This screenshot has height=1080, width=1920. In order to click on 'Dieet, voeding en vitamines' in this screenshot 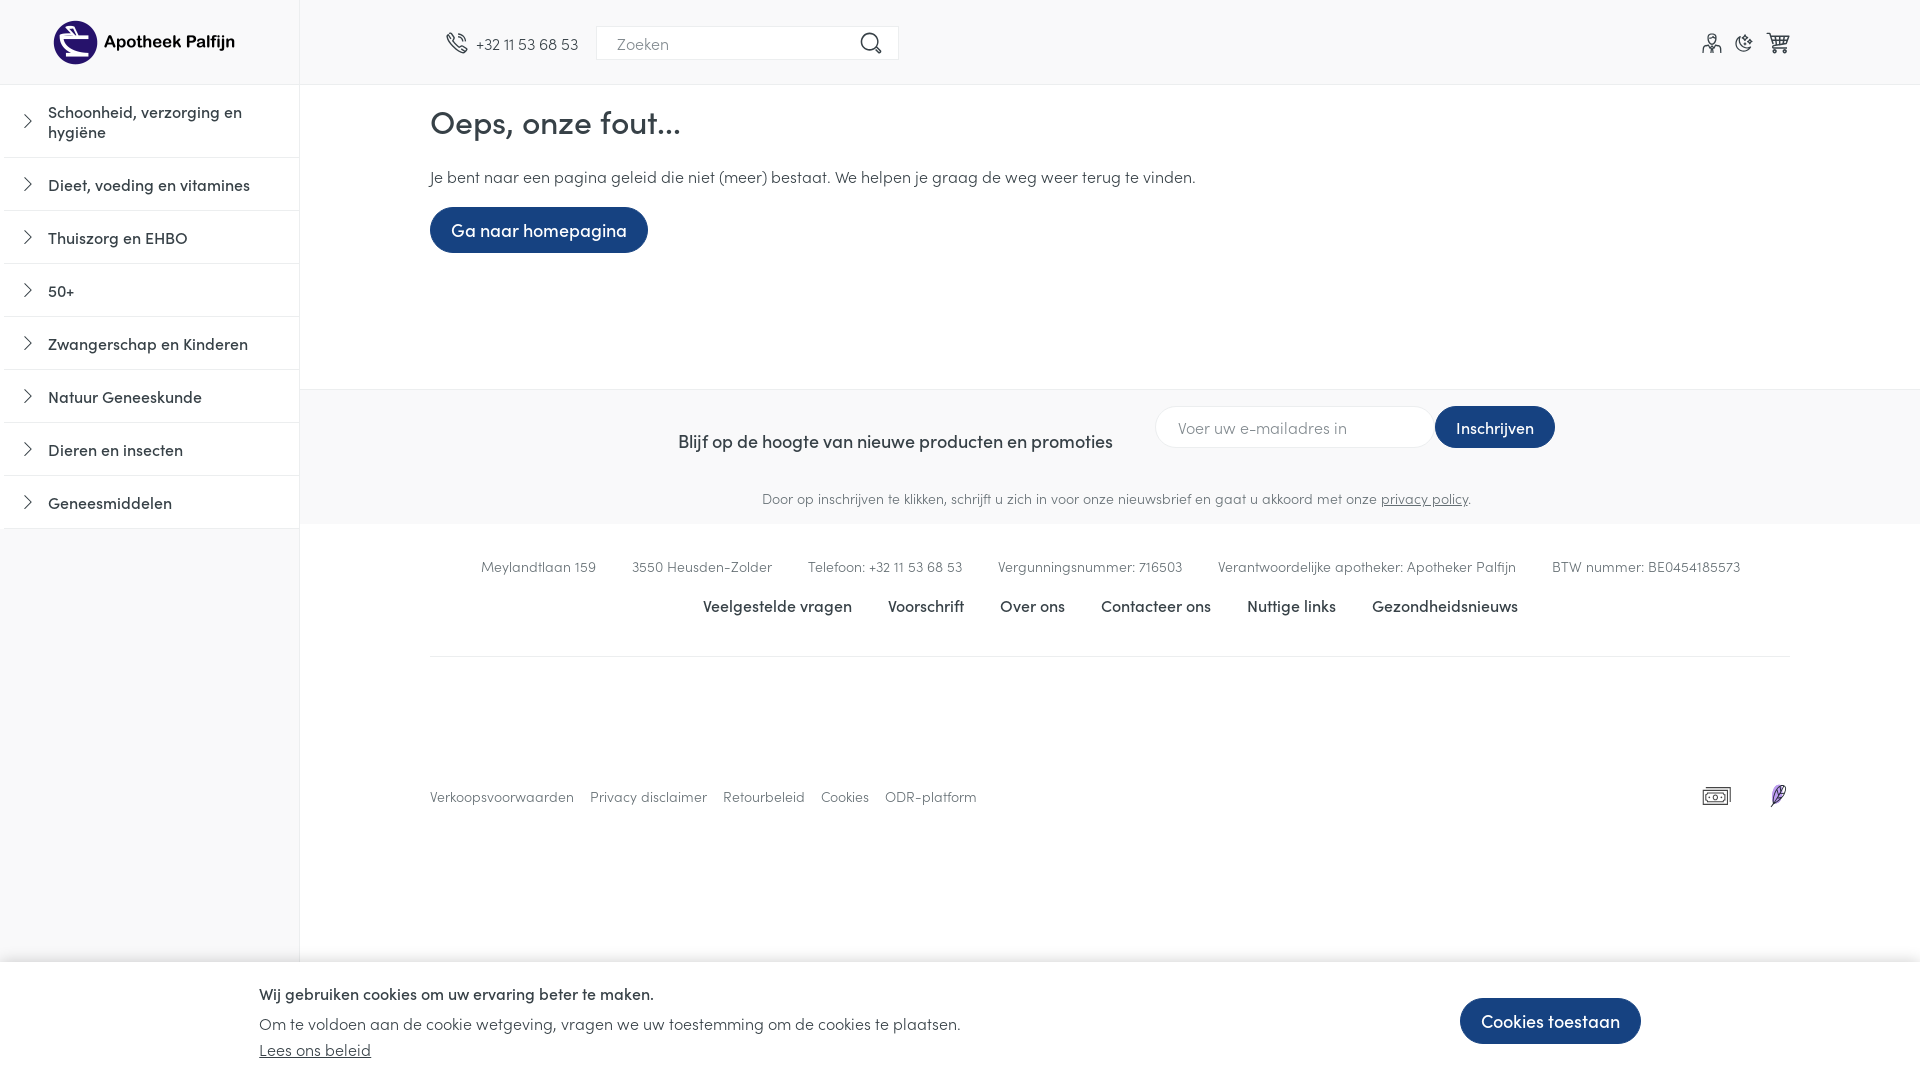, I will do `click(150, 184)`.